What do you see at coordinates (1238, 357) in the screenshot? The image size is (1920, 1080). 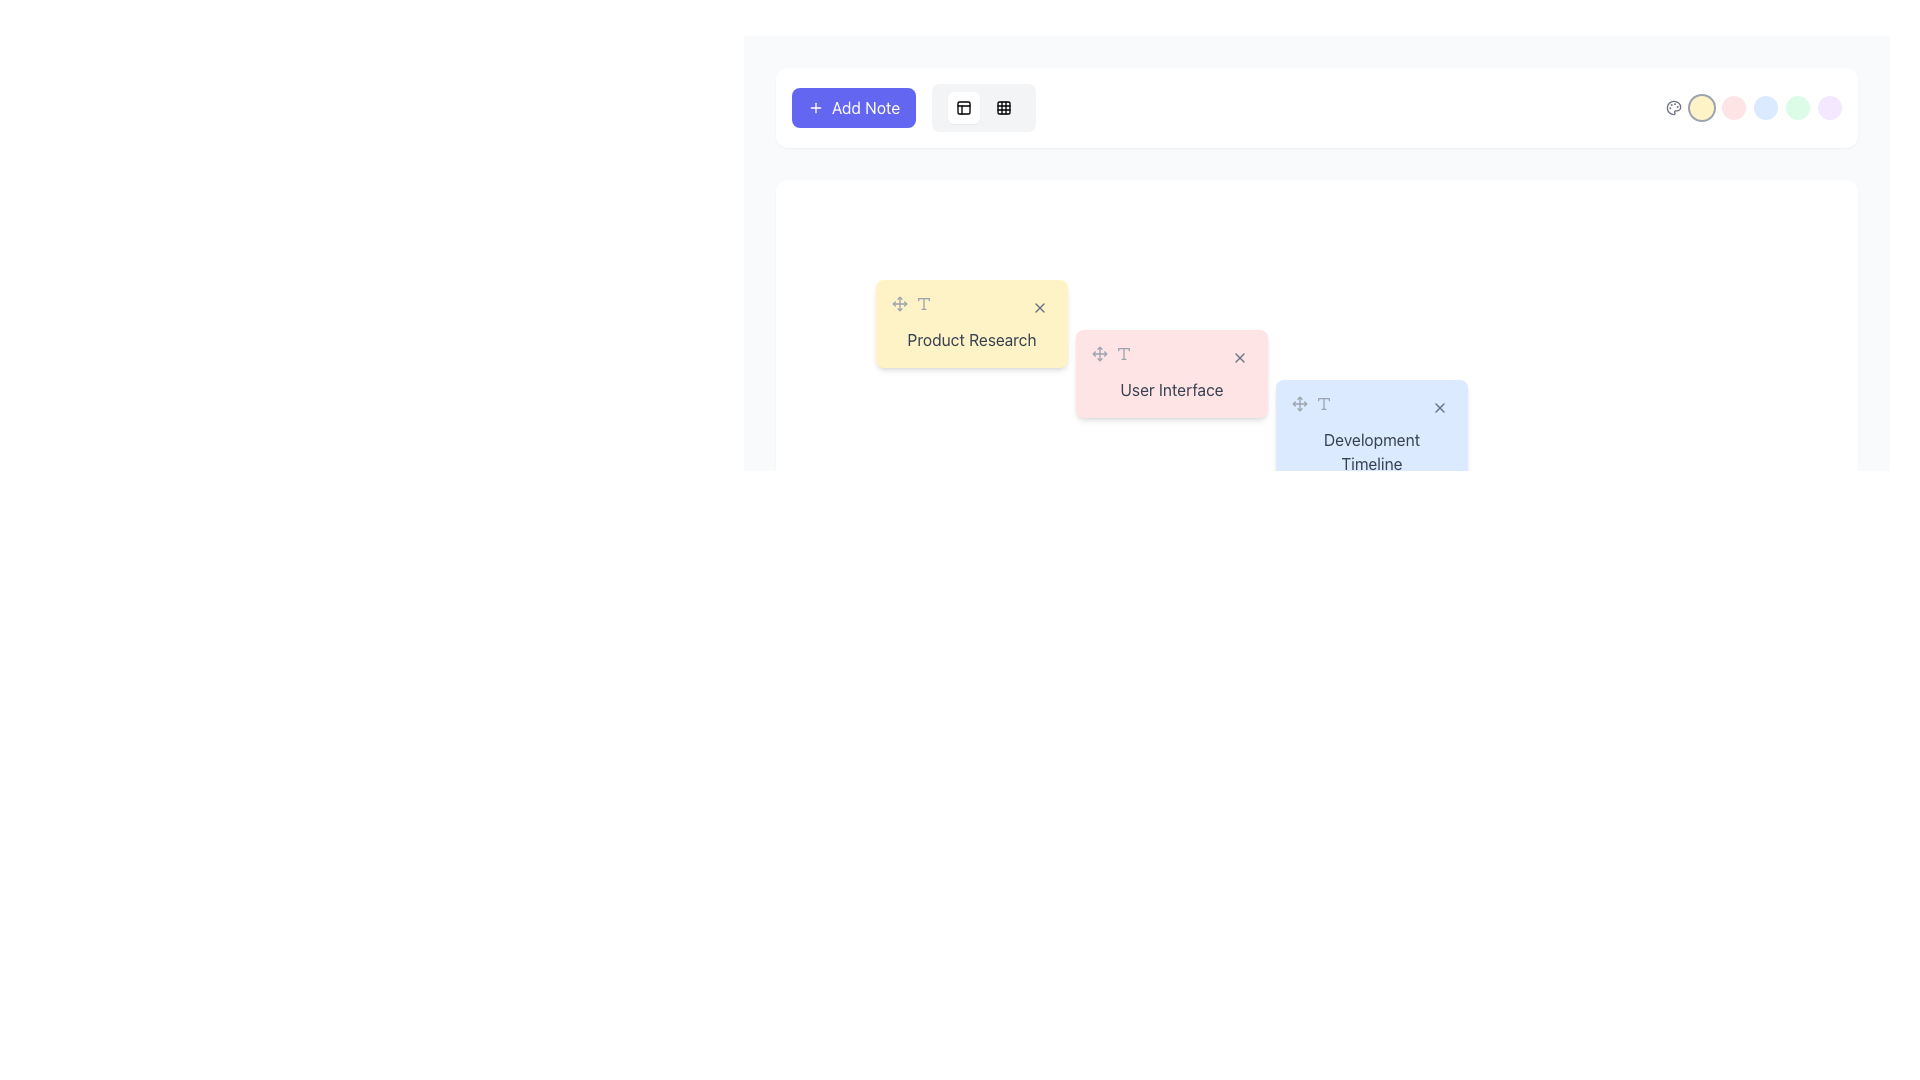 I see `the close button located in the top-right corner of the reddish 'User Interface' card to trigger a tooltip or visual feedback` at bounding box center [1238, 357].